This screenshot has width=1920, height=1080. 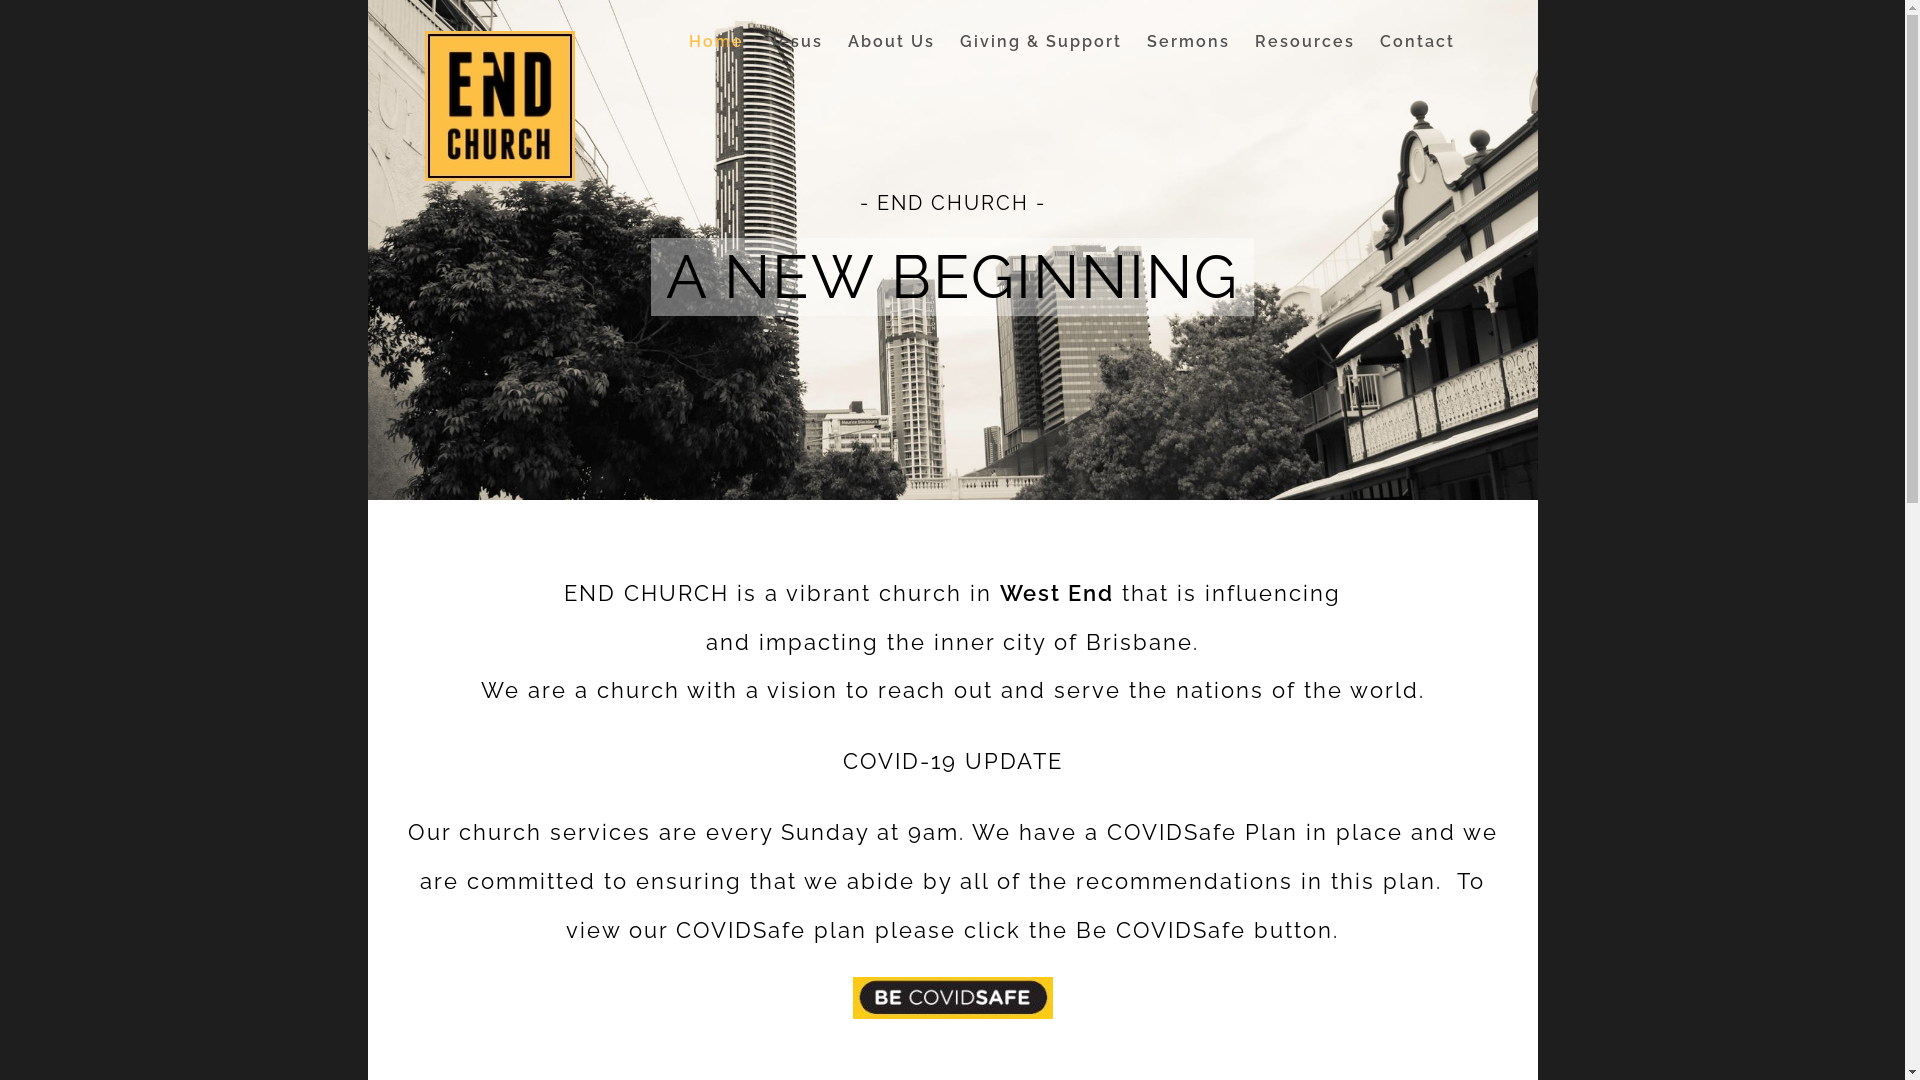 I want to click on 'Sermons', so click(x=1188, y=42).